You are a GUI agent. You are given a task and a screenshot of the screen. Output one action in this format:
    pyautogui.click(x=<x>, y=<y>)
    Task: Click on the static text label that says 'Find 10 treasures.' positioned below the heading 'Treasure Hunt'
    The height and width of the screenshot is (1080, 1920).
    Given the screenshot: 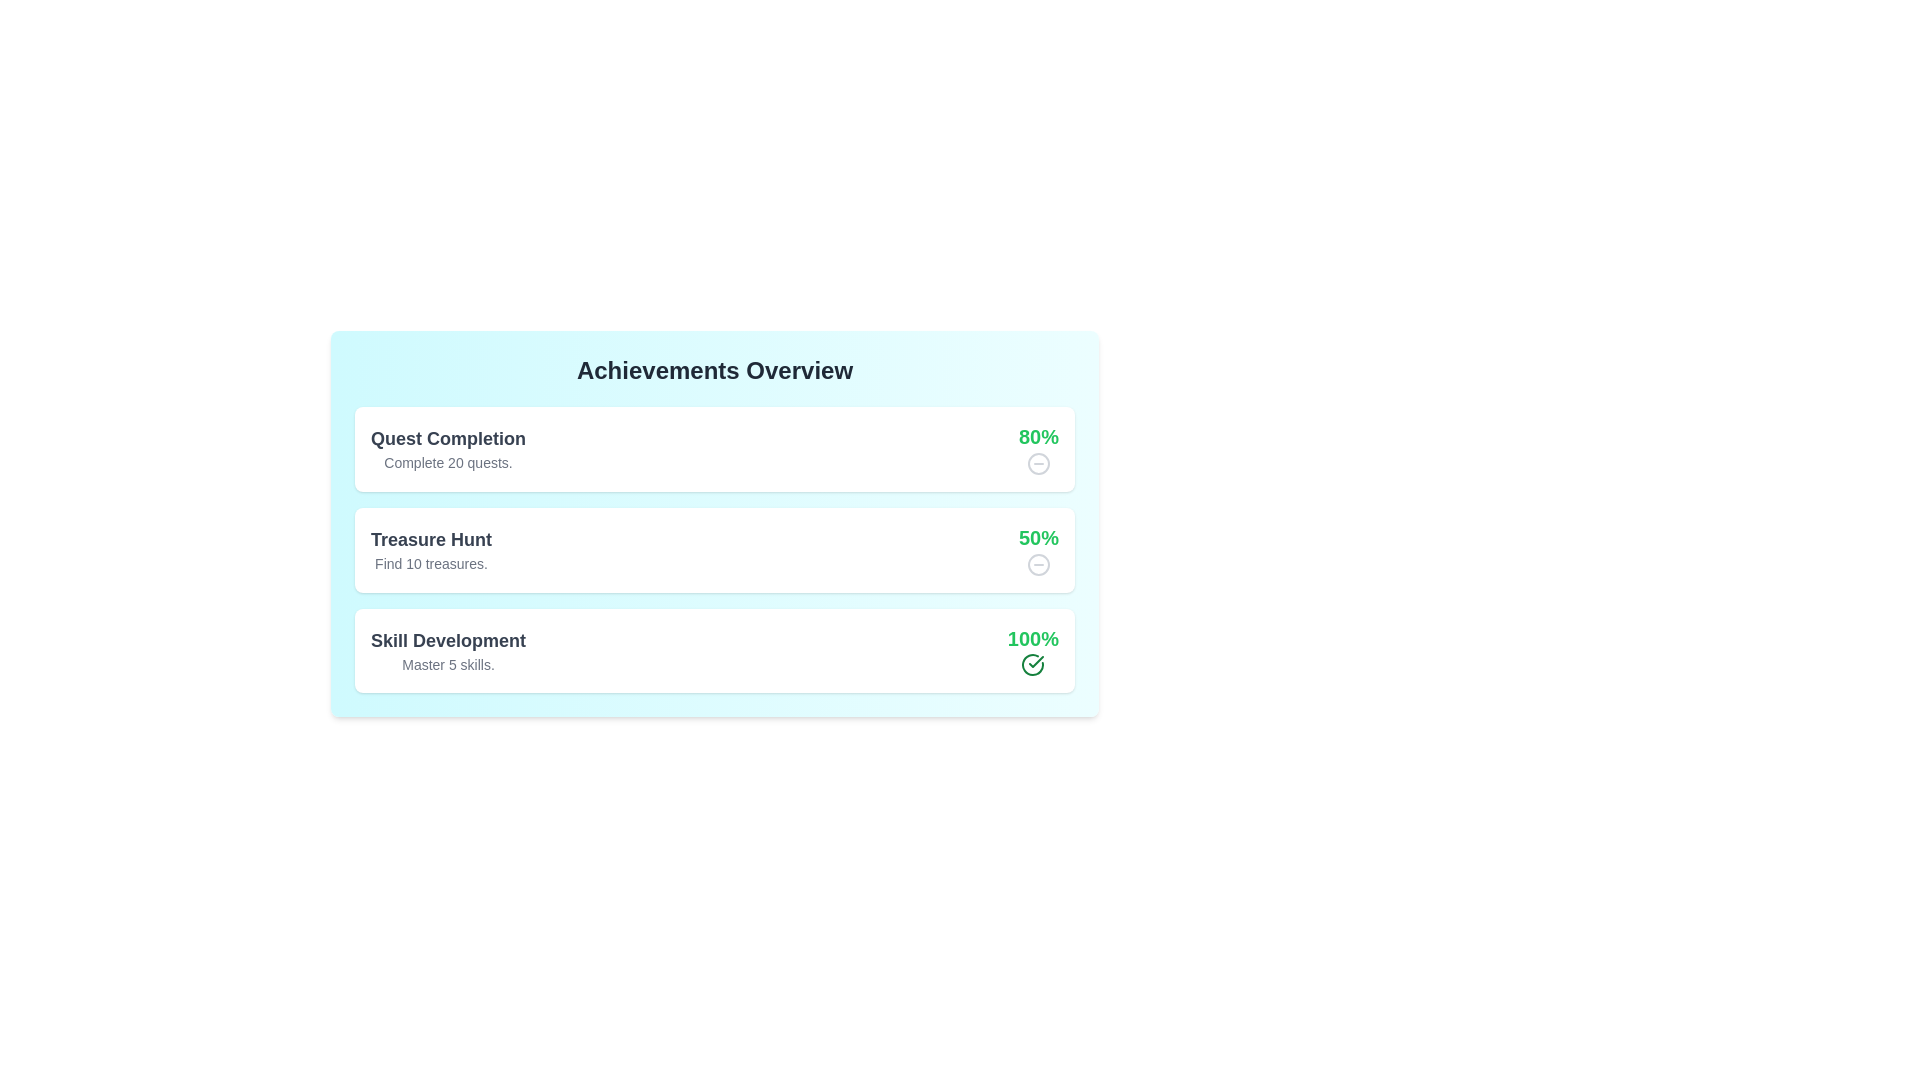 What is the action you would take?
    pyautogui.click(x=430, y=564)
    